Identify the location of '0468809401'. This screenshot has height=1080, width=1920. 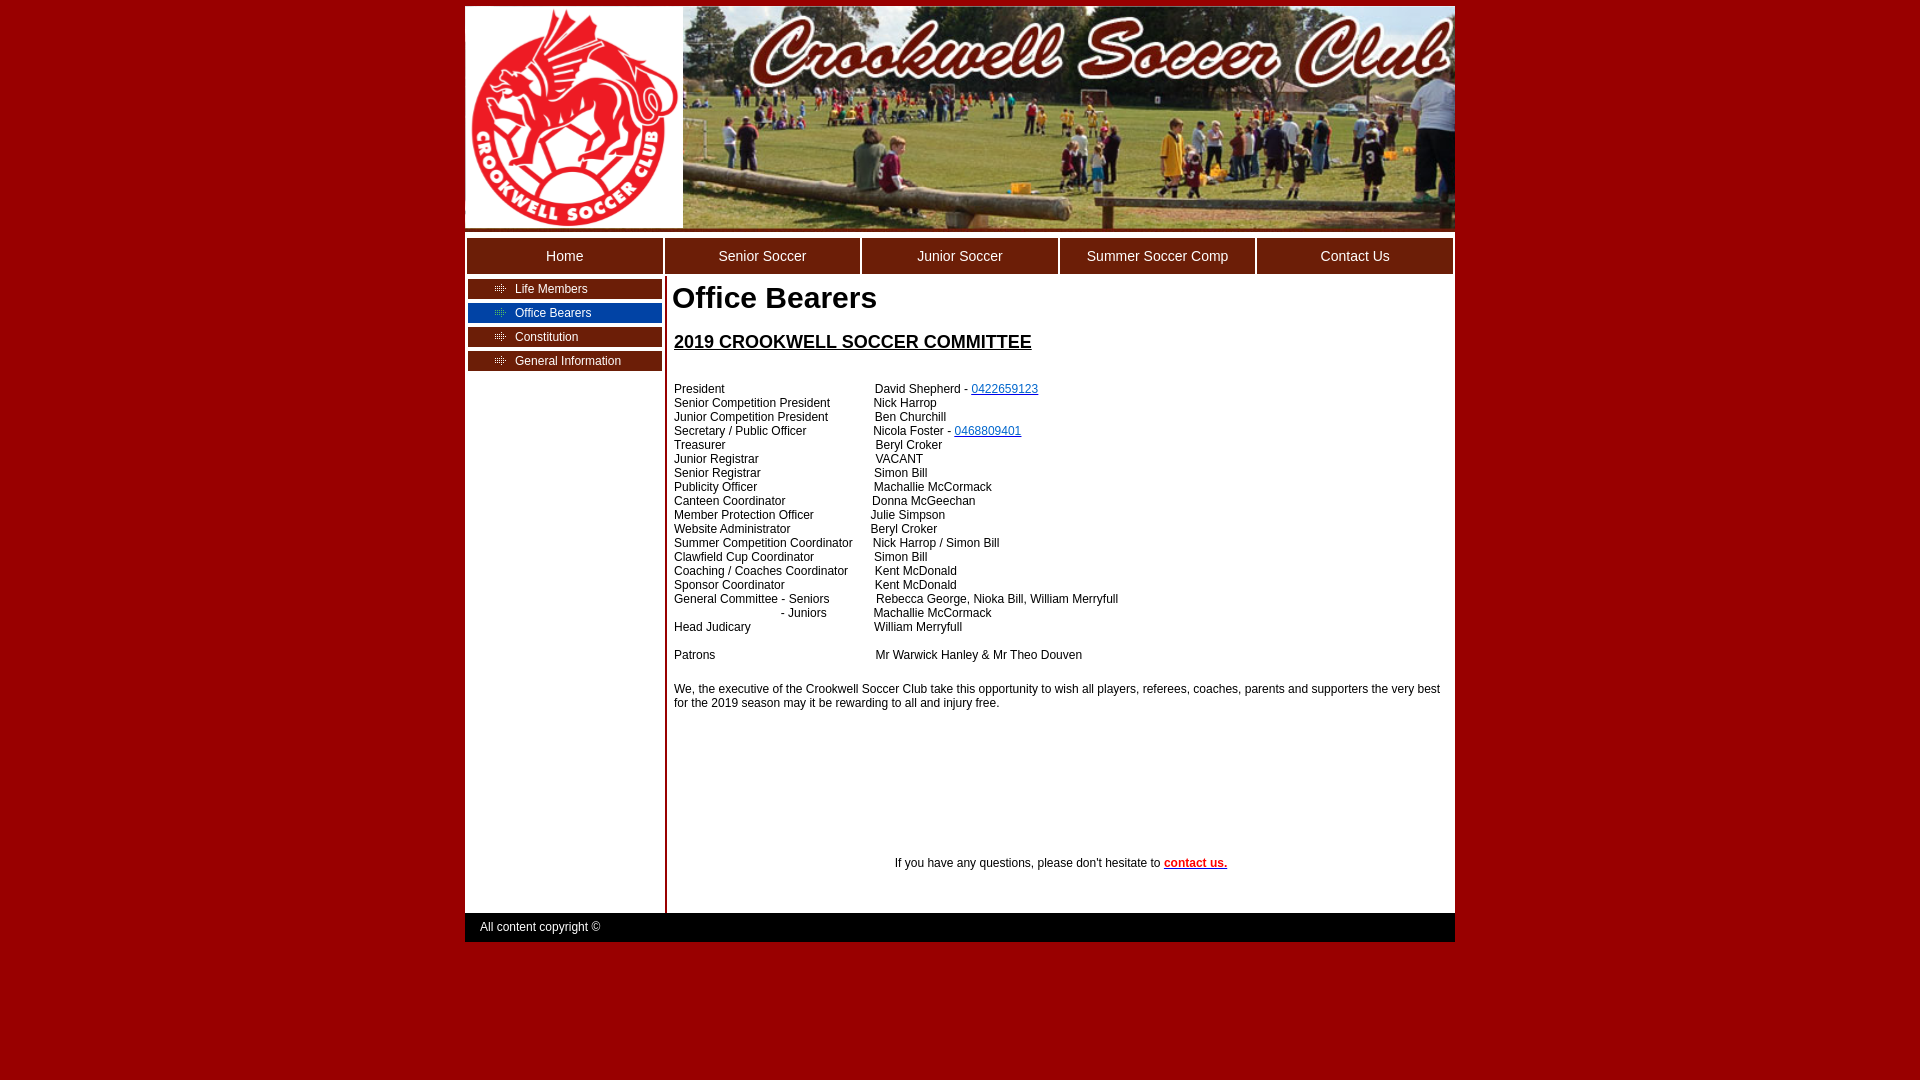
(988, 430).